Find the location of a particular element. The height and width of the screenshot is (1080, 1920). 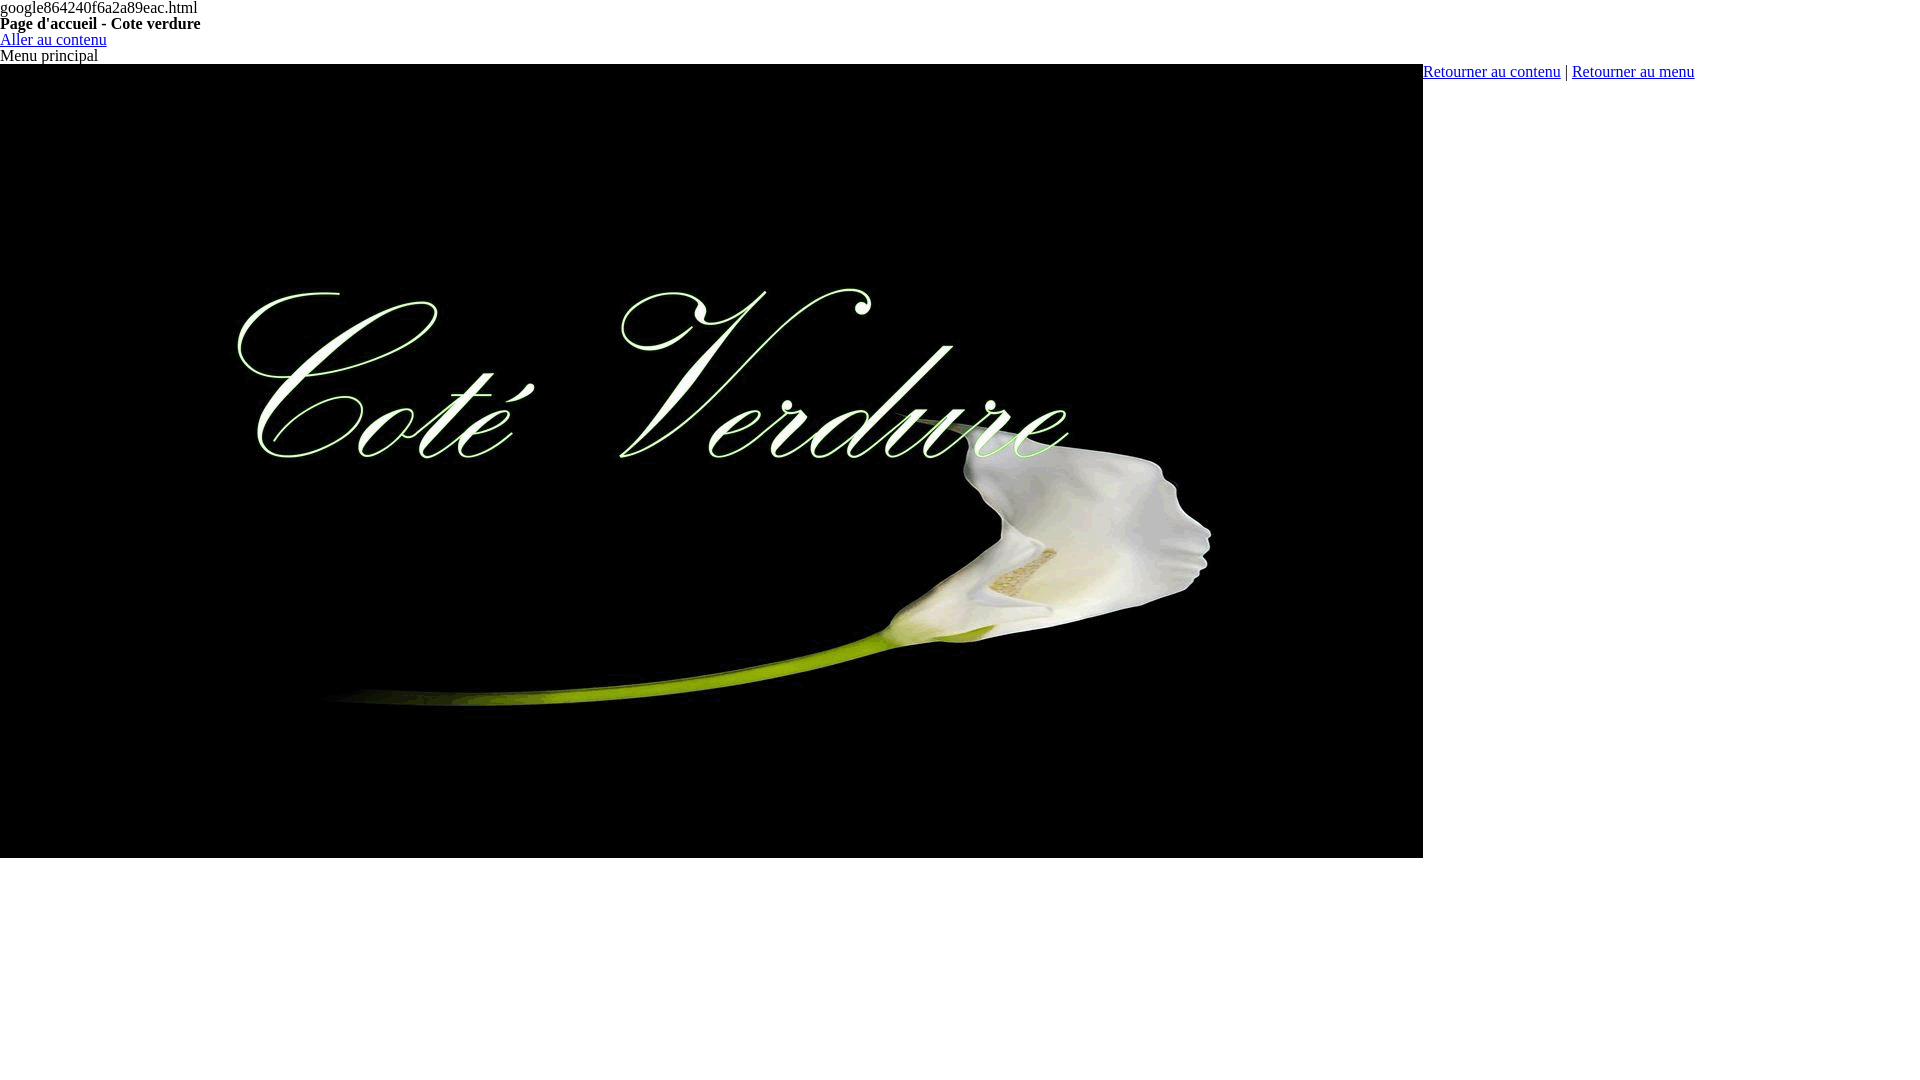

'Retourner au menu' is located at coordinates (1633, 70).